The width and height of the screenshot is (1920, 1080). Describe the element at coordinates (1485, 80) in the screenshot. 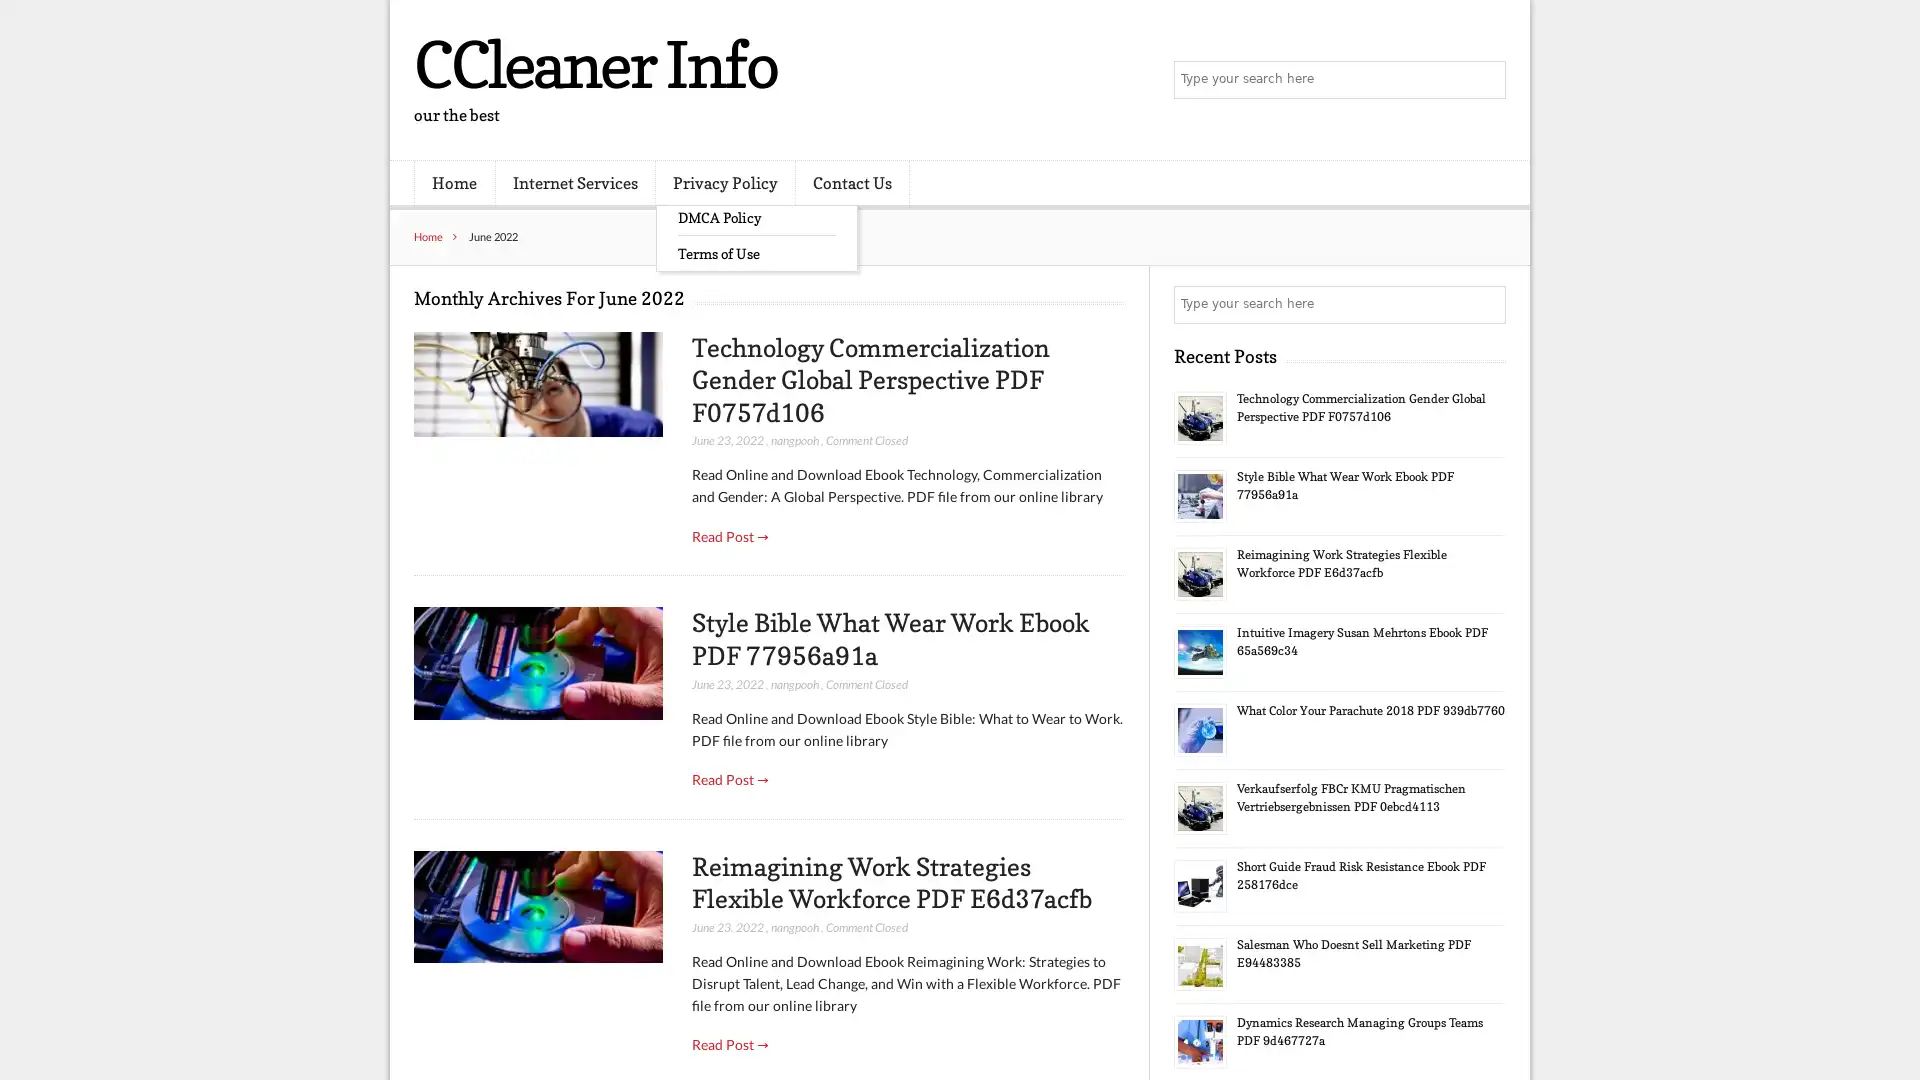

I see `Search` at that location.